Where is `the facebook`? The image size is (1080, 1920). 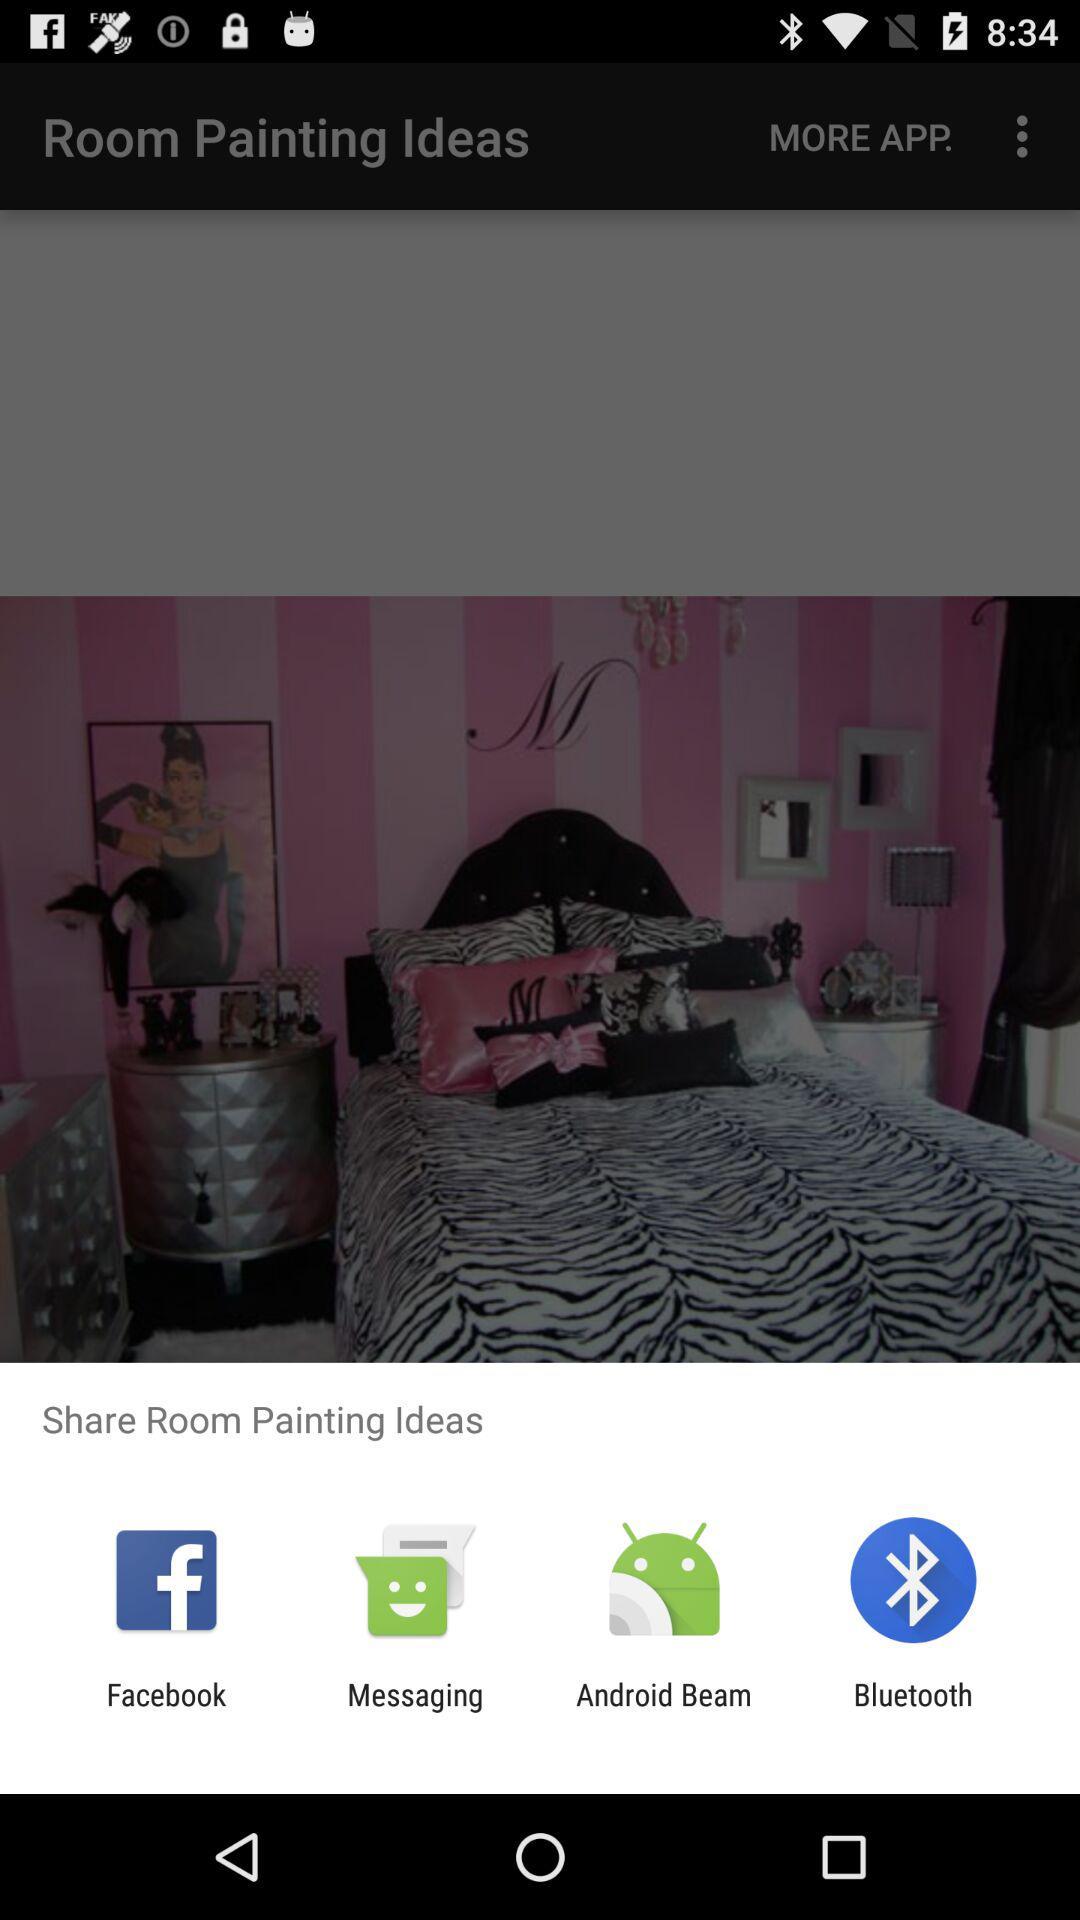 the facebook is located at coordinates (165, 1711).